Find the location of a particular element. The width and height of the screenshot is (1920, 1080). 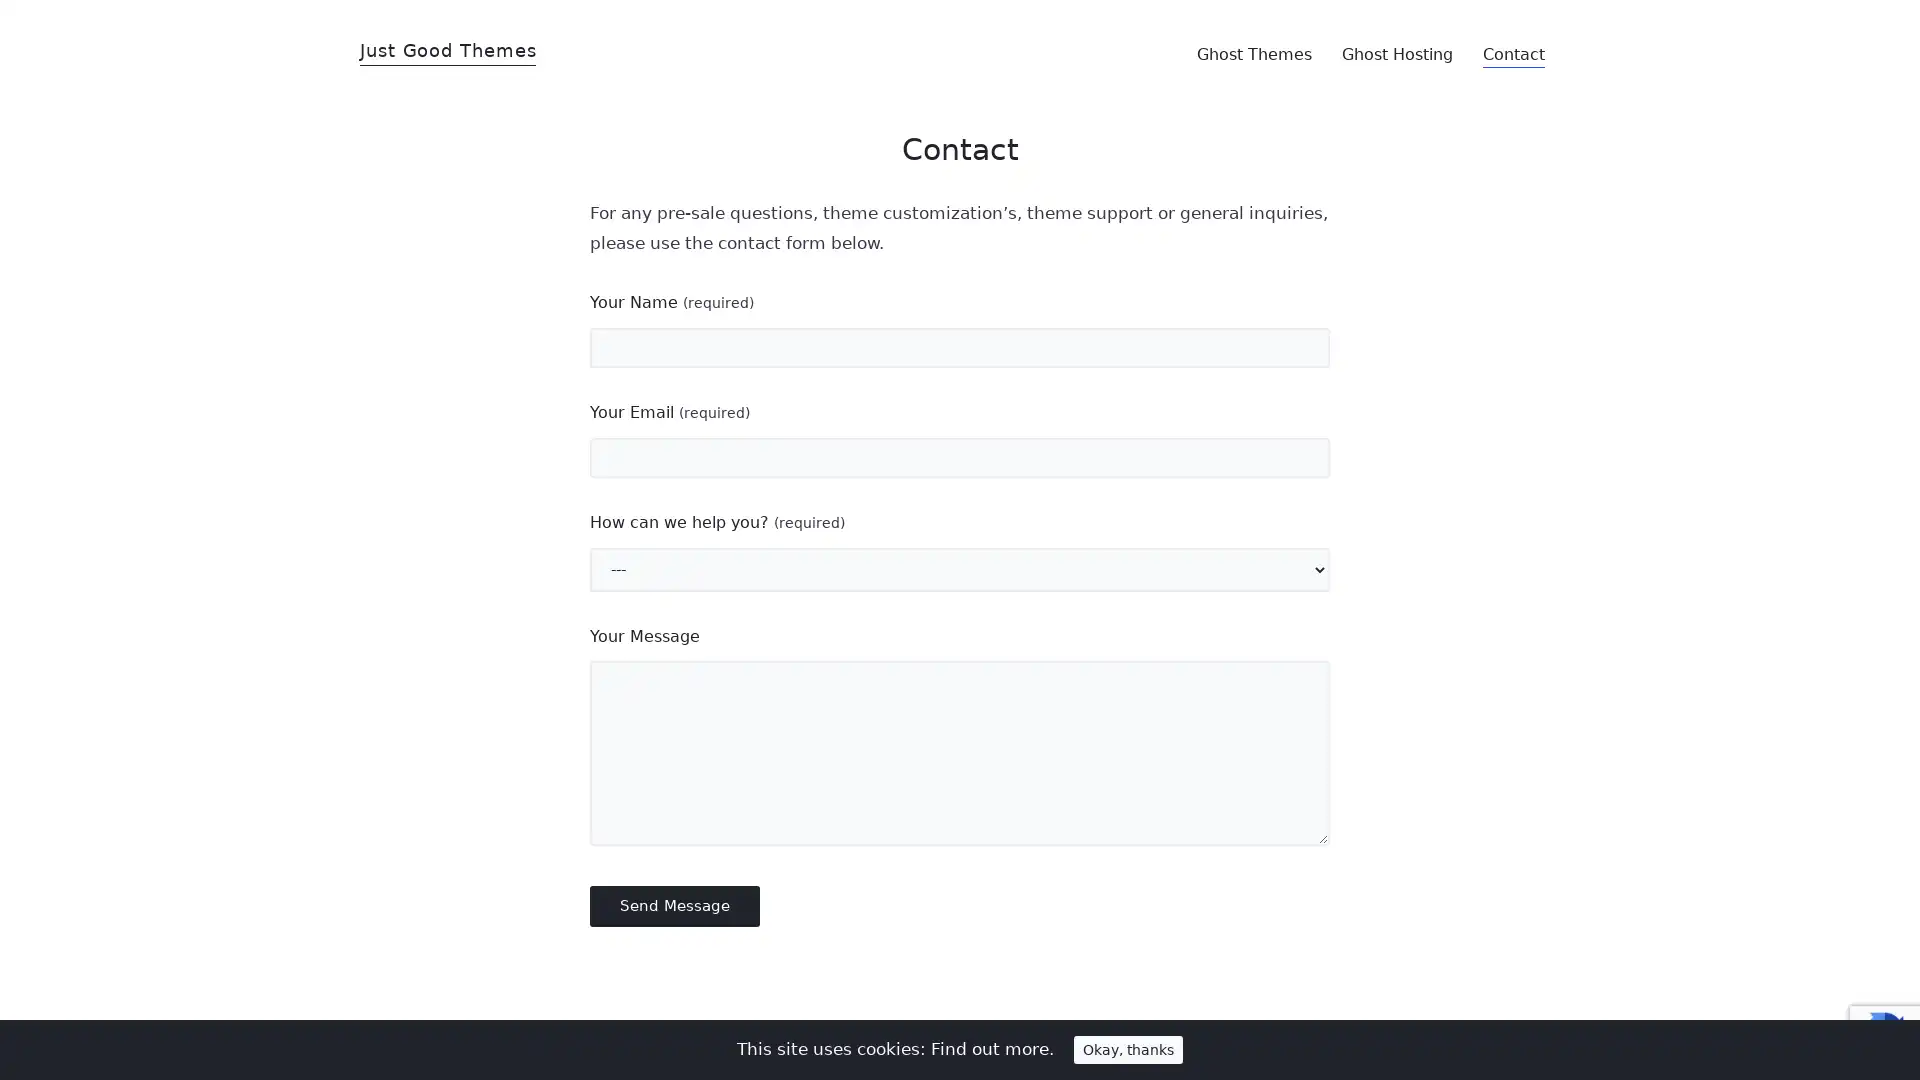

Send Message is located at coordinates (675, 906).